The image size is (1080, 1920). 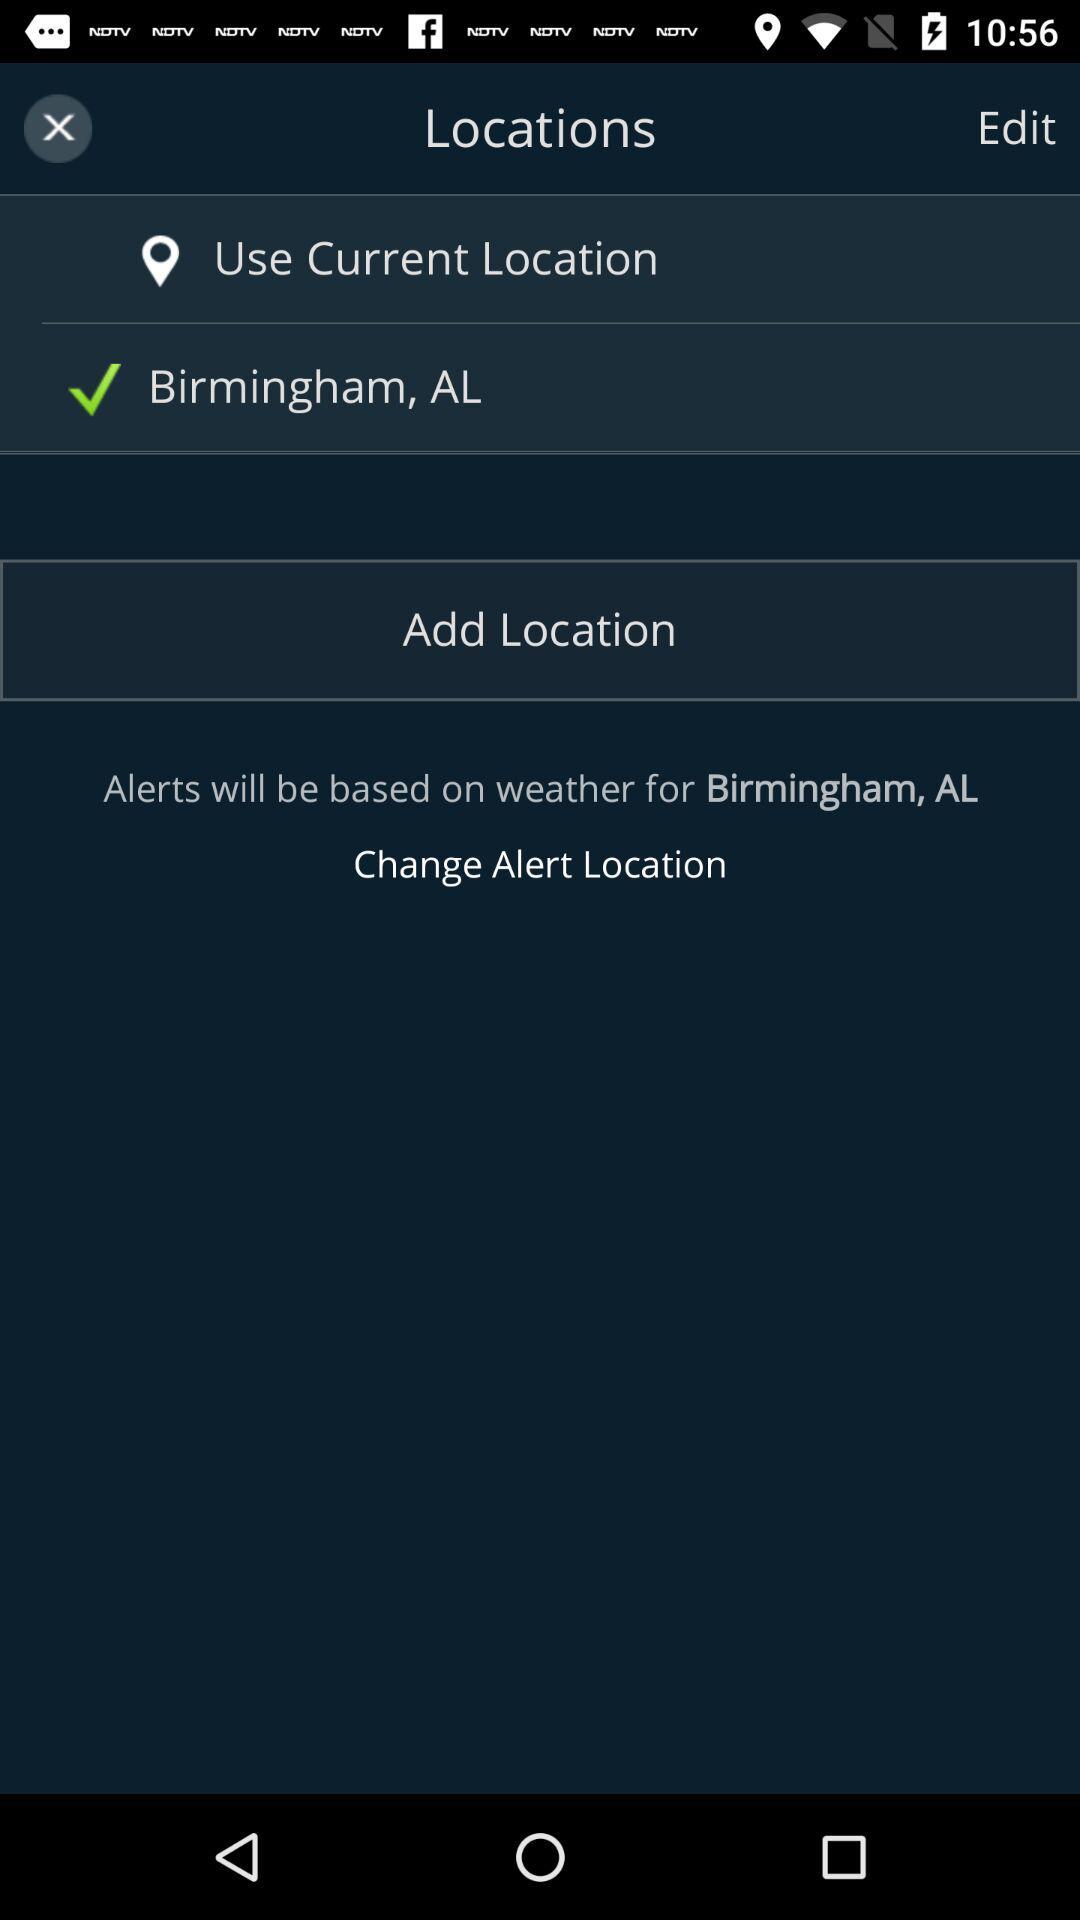 I want to click on use current location, so click(x=581, y=258).